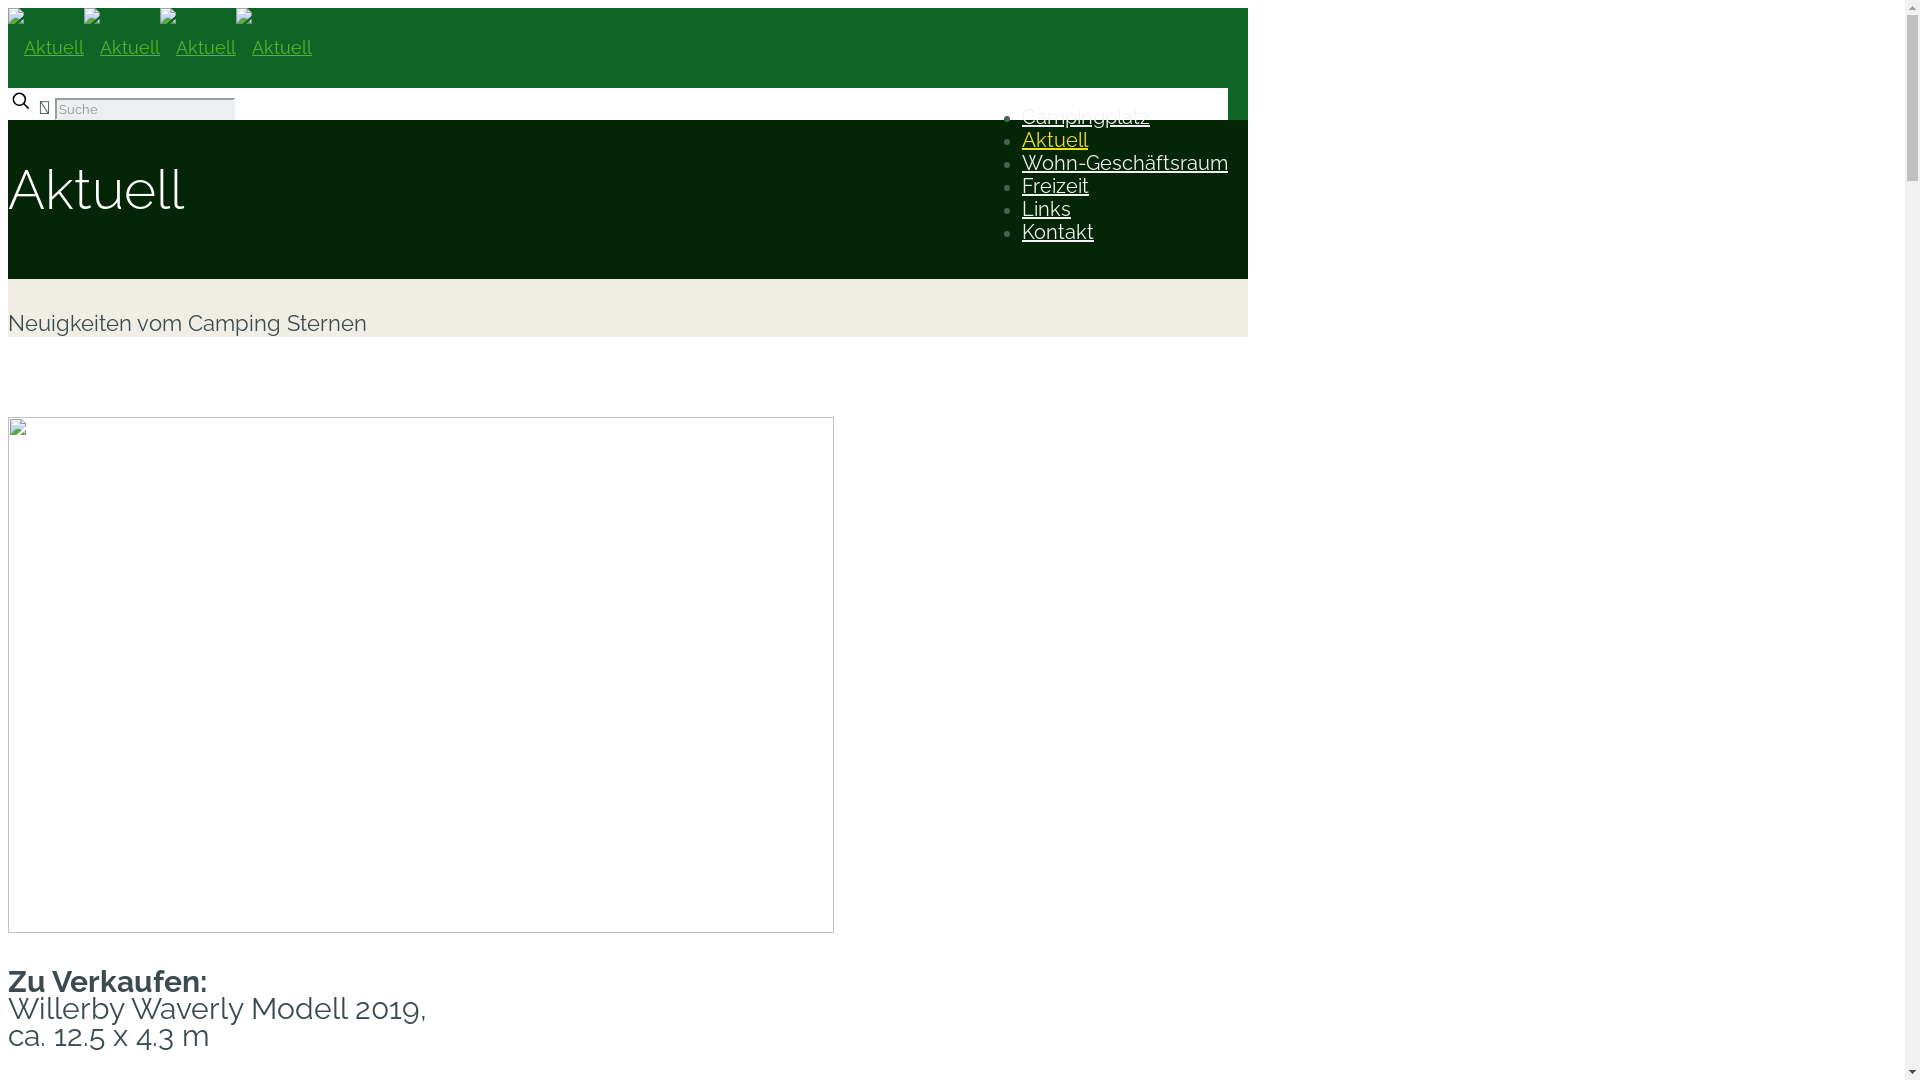  I want to click on 'Links', so click(1045, 208).